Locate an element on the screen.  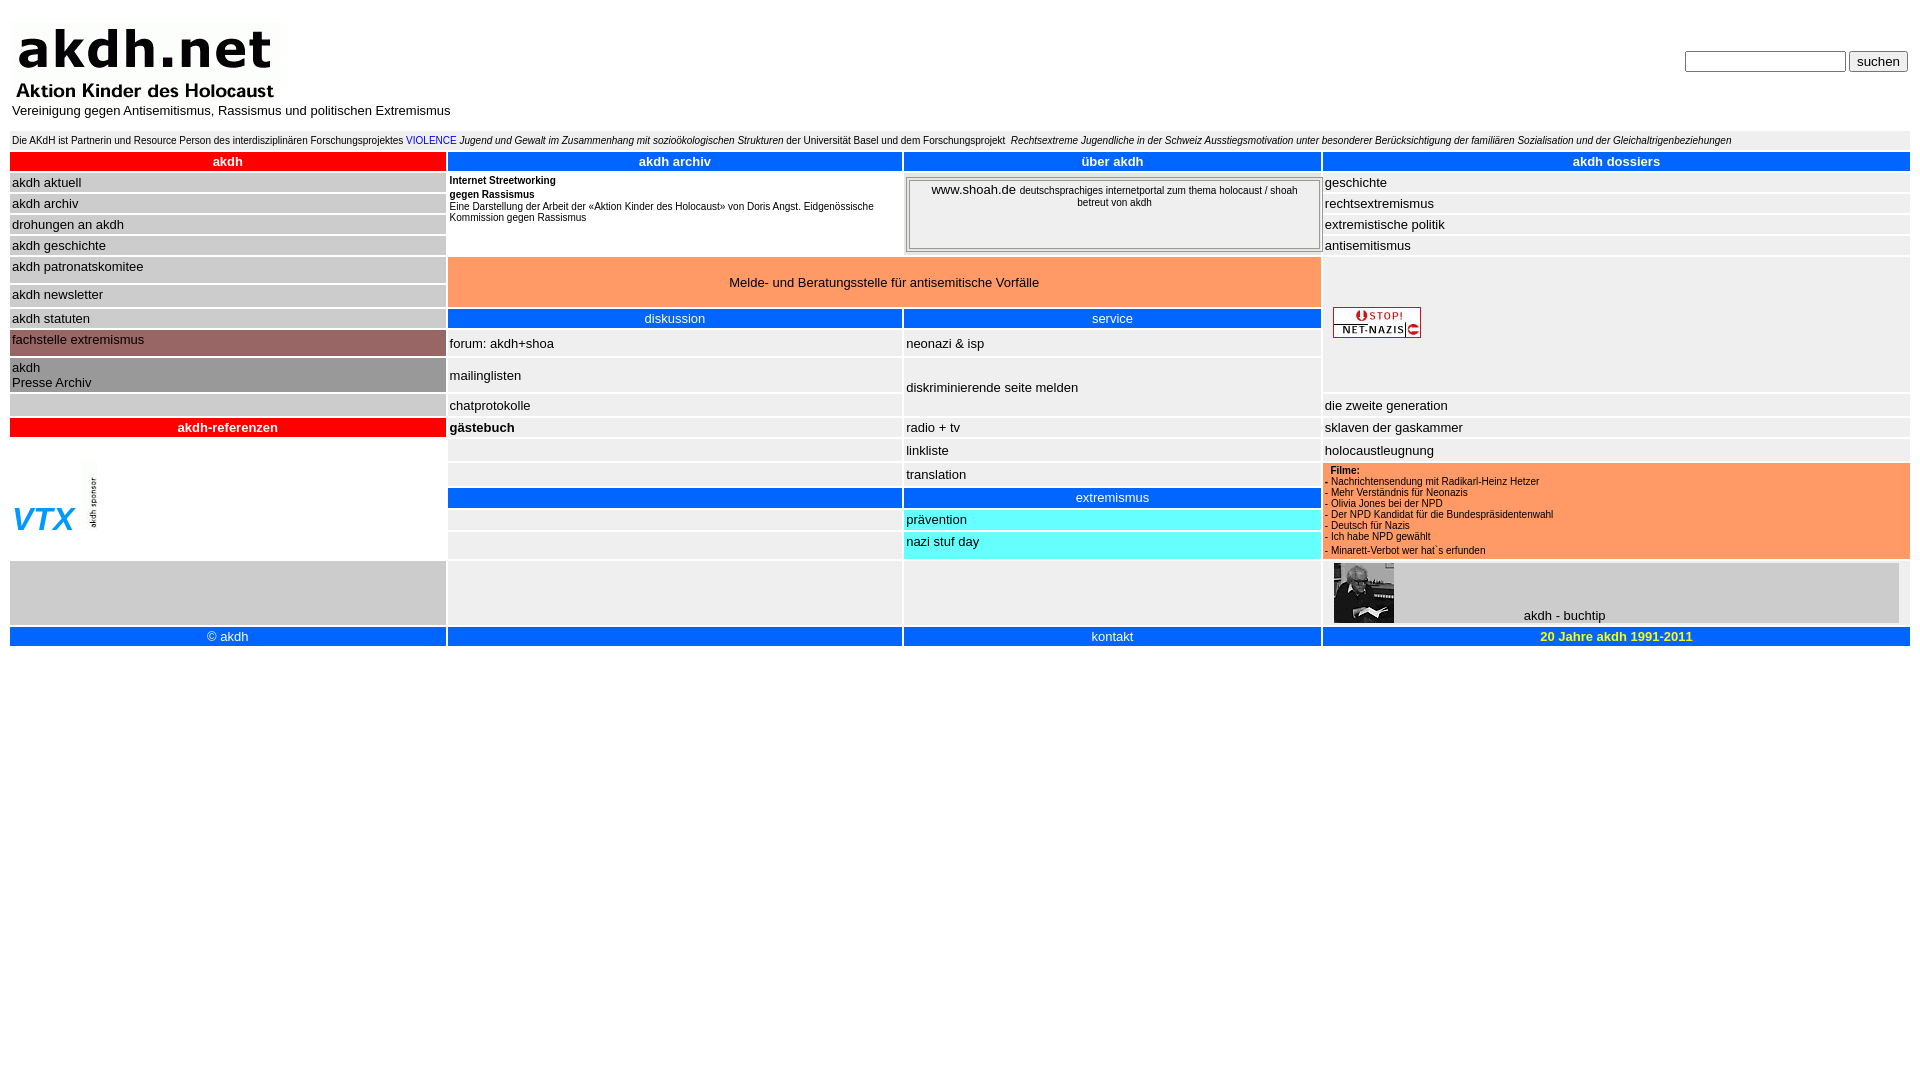
'rechtsextremismus' is located at coordinates (1378, 203).